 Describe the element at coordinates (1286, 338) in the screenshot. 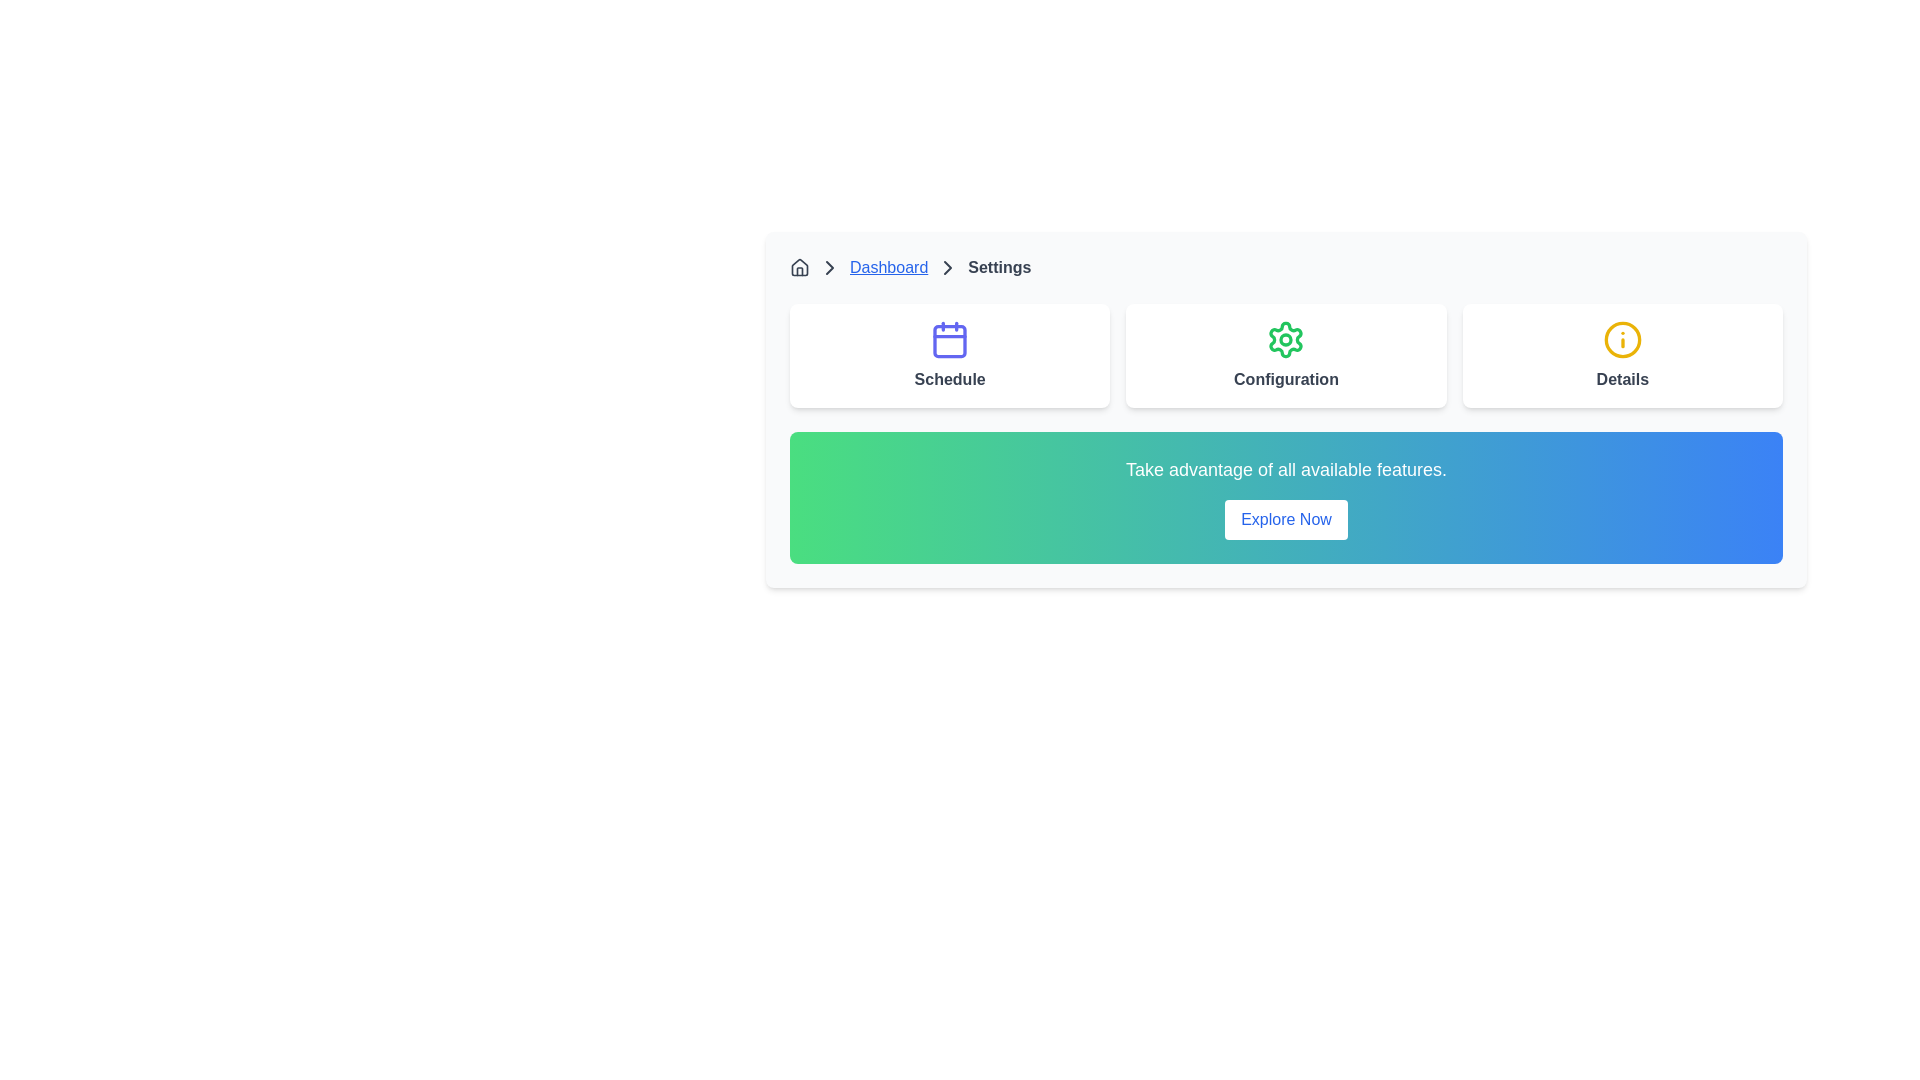

I see `the icon representing the 'Configuration' section within the button` at that location.